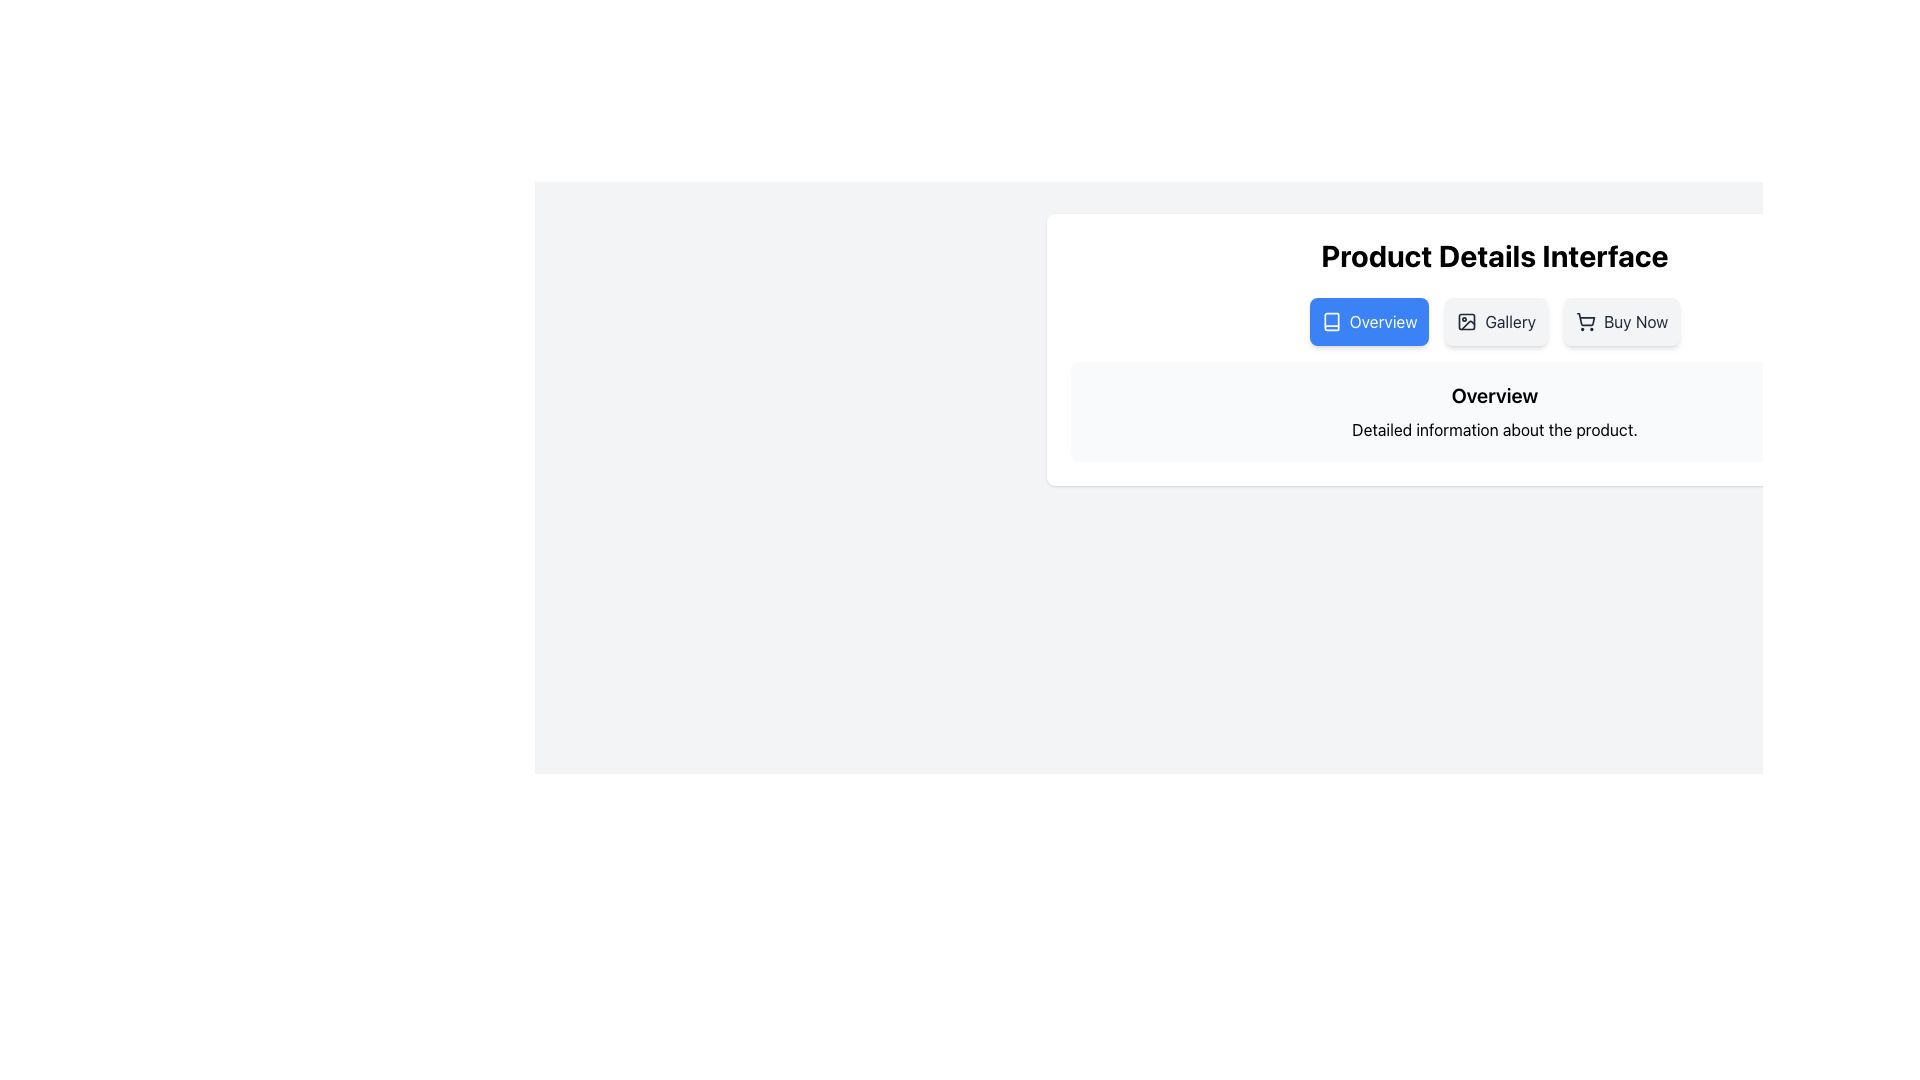 This screenshot has height=1080, width=1920. What do you see at coordinates (1368, 320) in the screenshot?
I see `the navigation button located in the top-right corner of the interface, which is the first item in a horizontal group of buttons before the 'Gallery' and 'Buy Now' buttons` at bounding box center [1368, 320].